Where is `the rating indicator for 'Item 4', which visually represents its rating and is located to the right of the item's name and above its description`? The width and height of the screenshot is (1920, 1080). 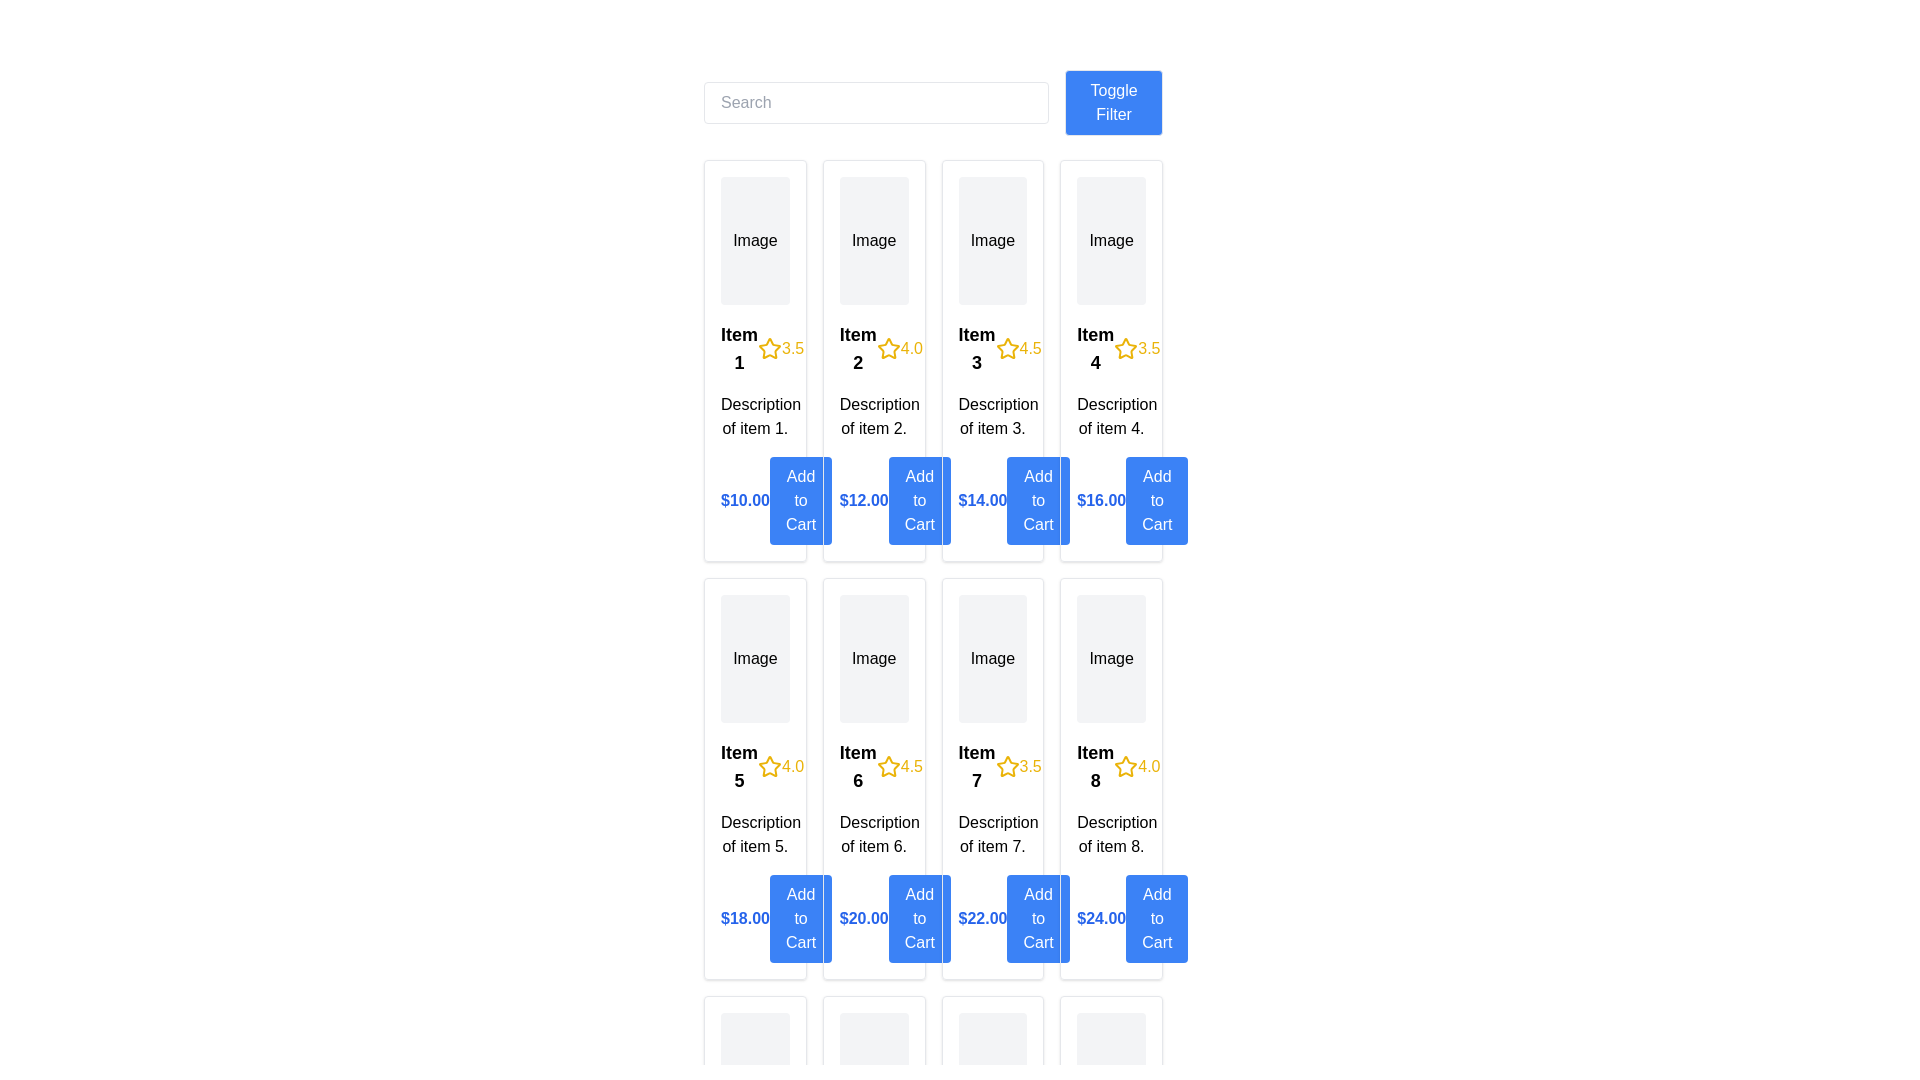 the rating indicator for 'Item 4', which visually represents its rating and is located to the right of the item's name and above its description is located at coordinates (1137, 347).